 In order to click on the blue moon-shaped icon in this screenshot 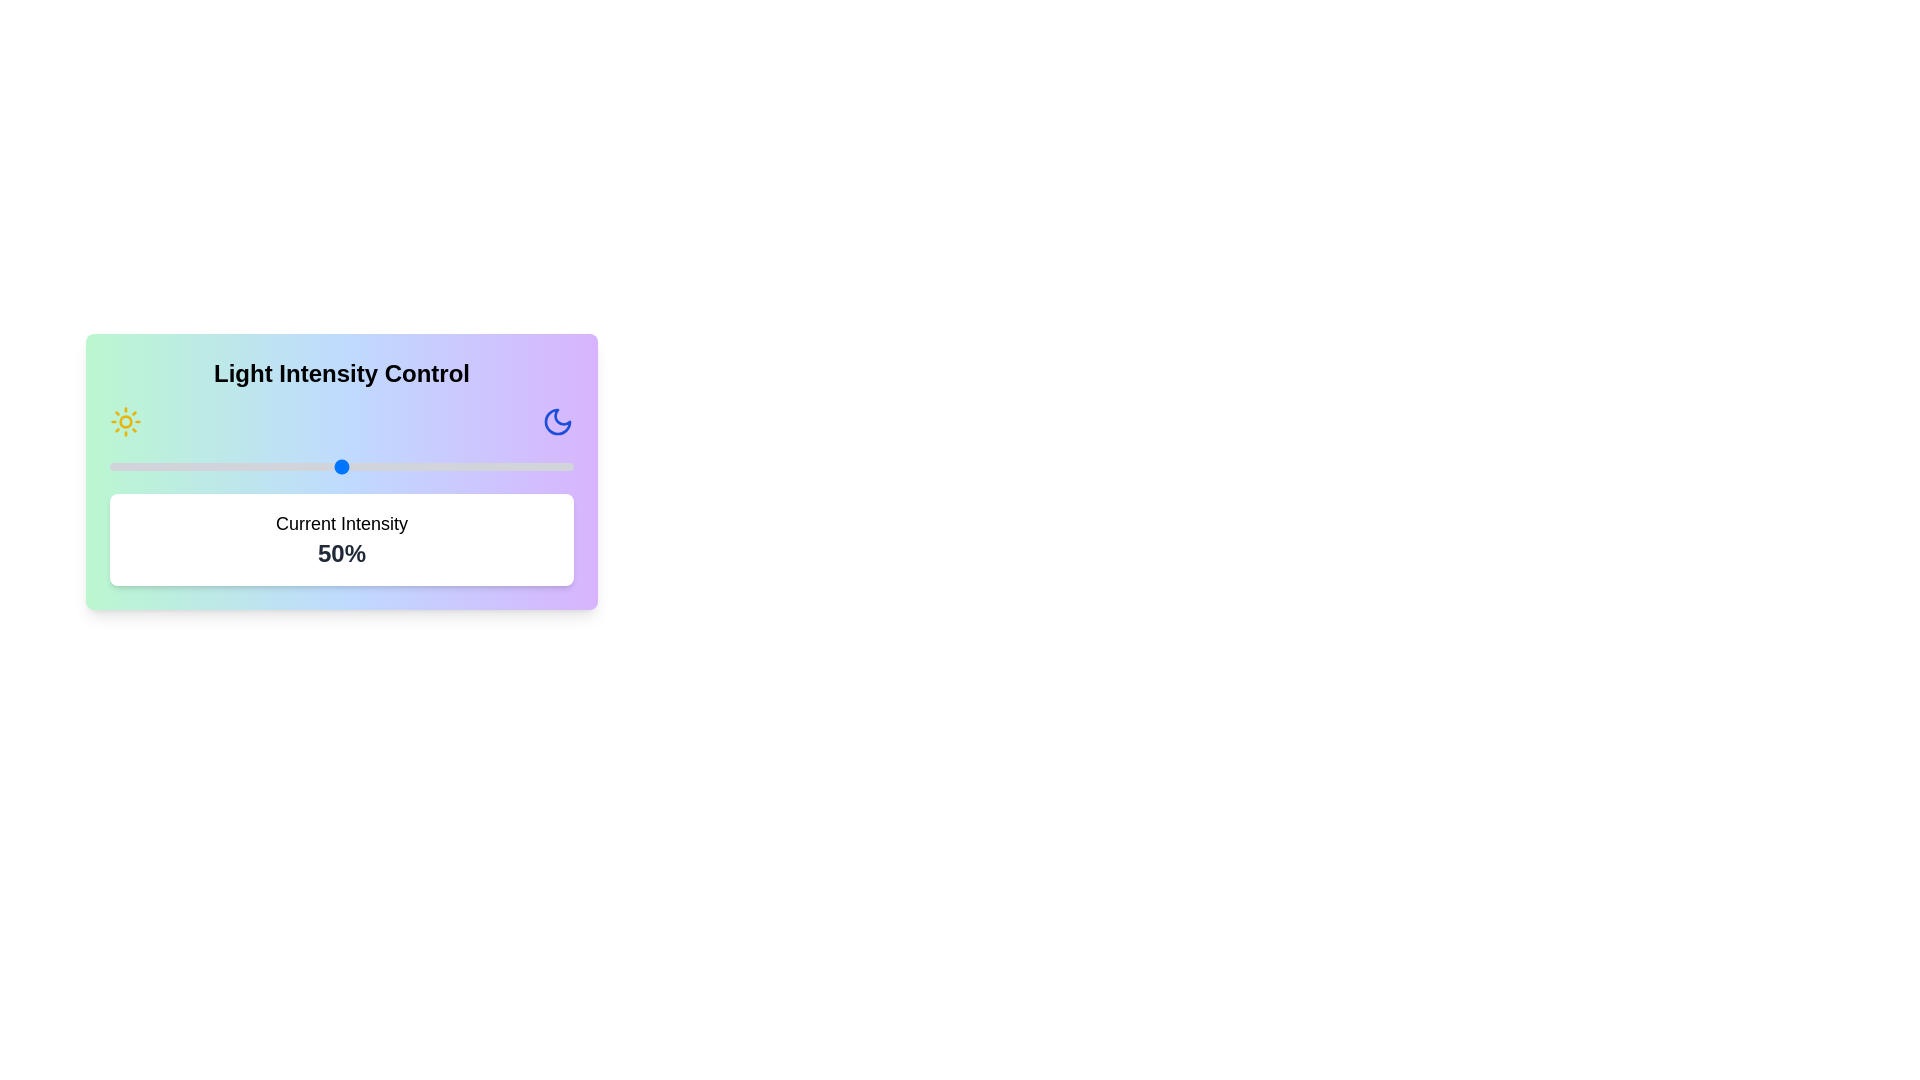, I will do `click(557, 420)`.